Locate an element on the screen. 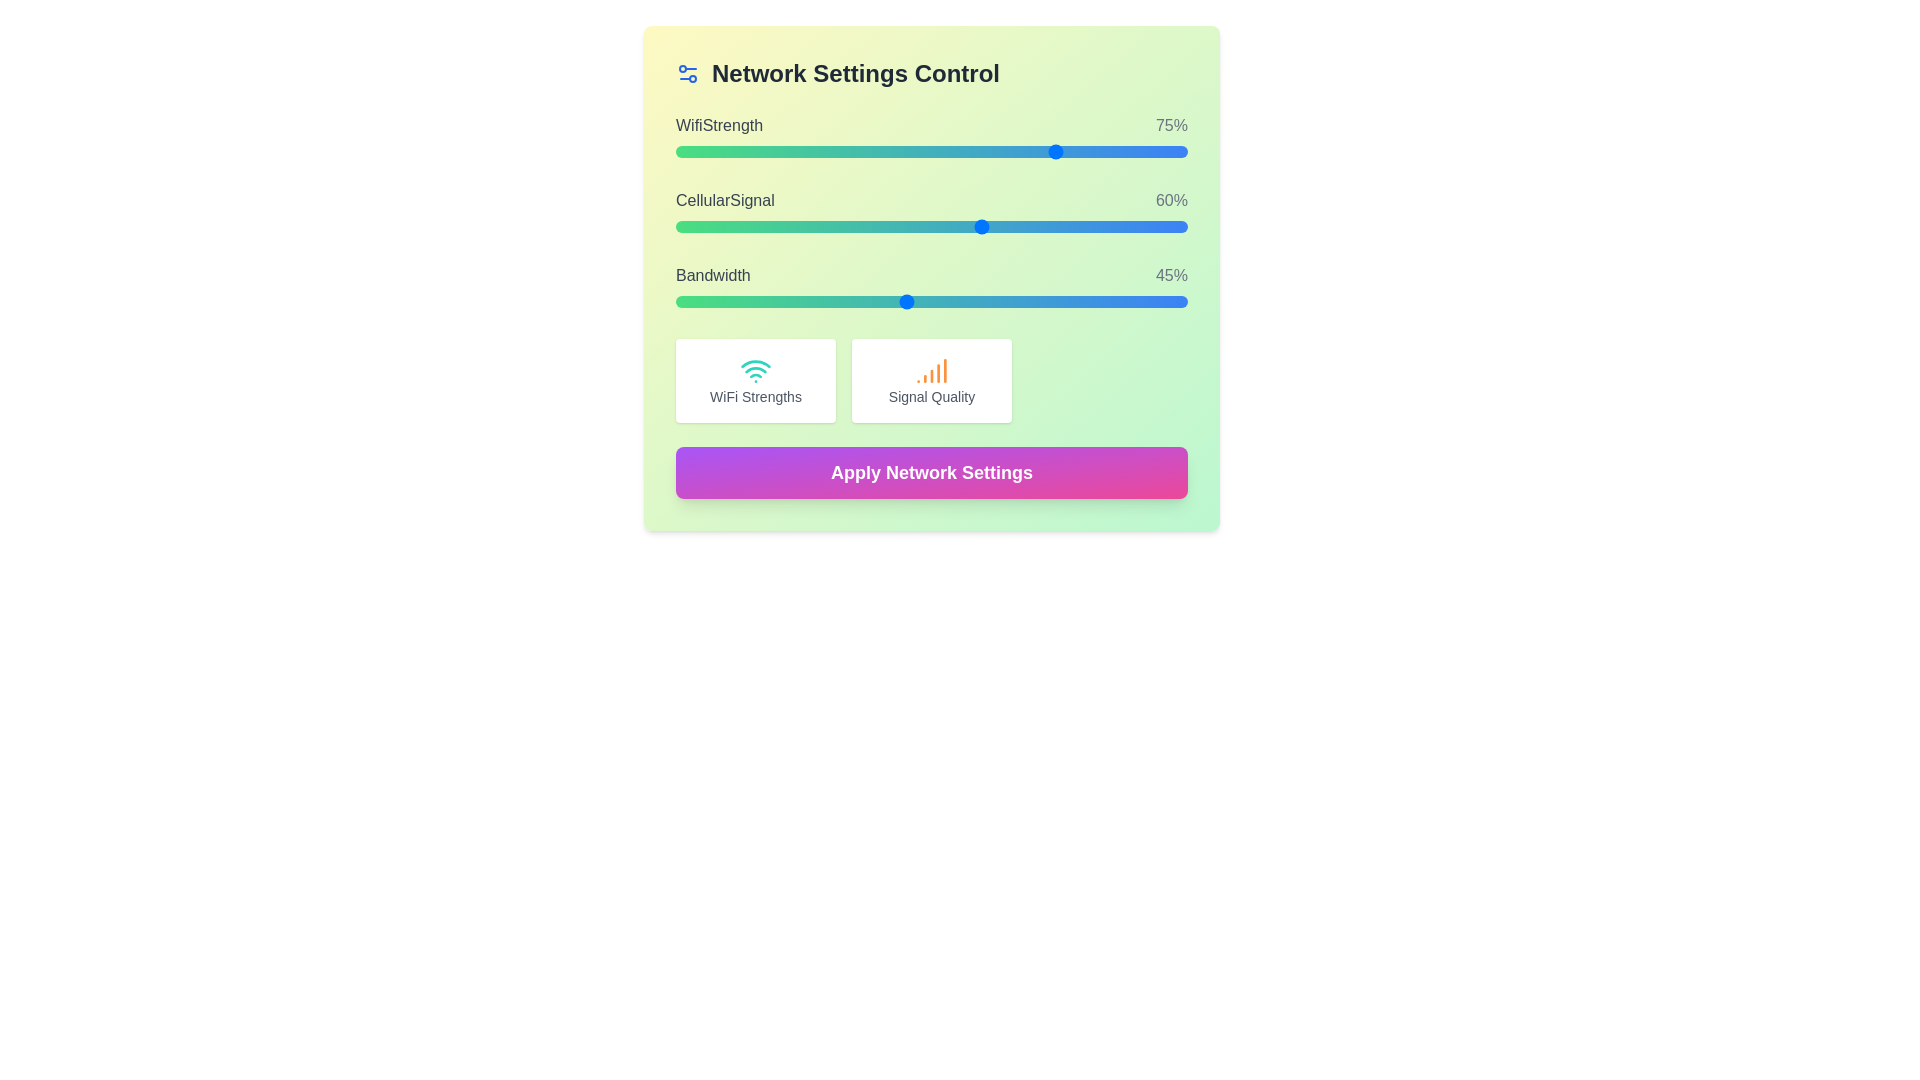 This screenshot has width=1920, height=1080. the Cellular Signal slider is located at coordinates (884, 226).